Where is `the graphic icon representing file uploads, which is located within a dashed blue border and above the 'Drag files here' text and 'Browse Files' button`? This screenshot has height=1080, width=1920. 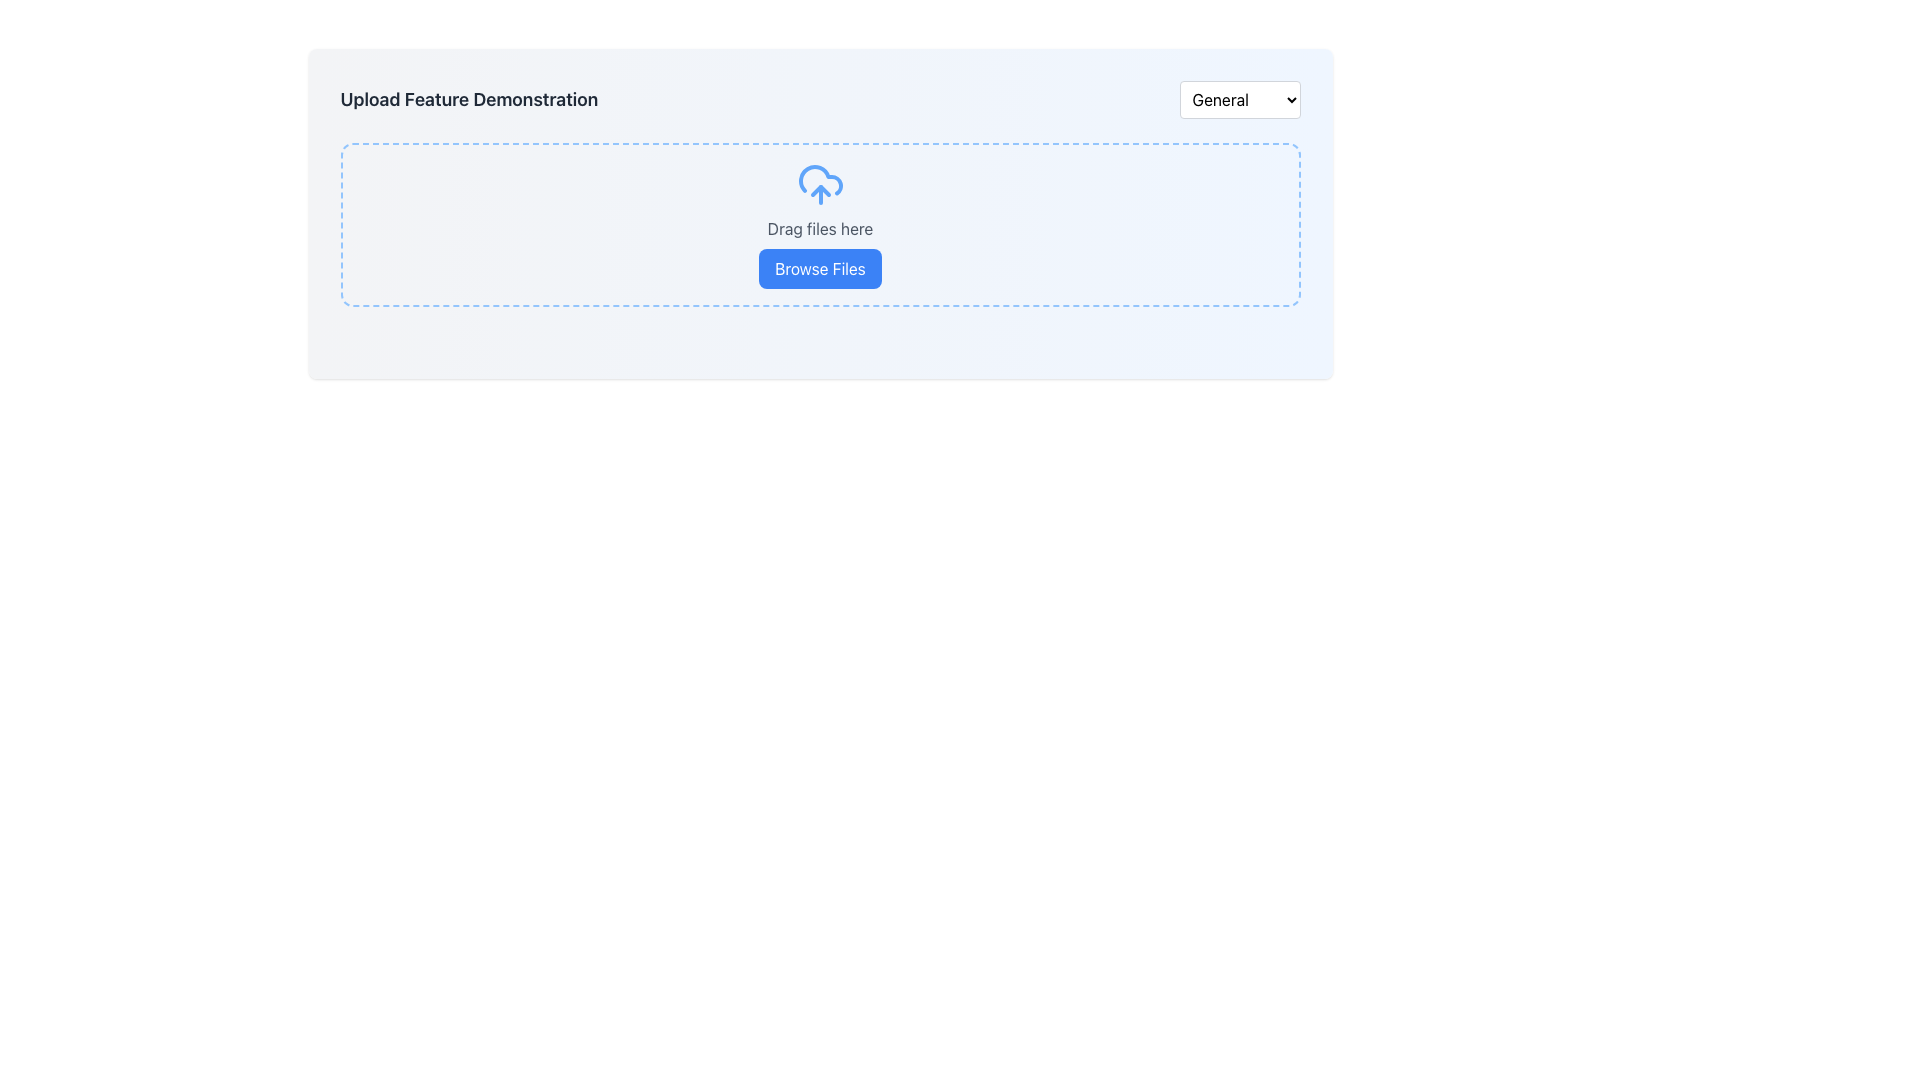 the graphic icon representing file uploads, which is located within a dashed blue border and above the 'Drag files here' text and 'Browse Files' button is located at coordinates (820, 185).